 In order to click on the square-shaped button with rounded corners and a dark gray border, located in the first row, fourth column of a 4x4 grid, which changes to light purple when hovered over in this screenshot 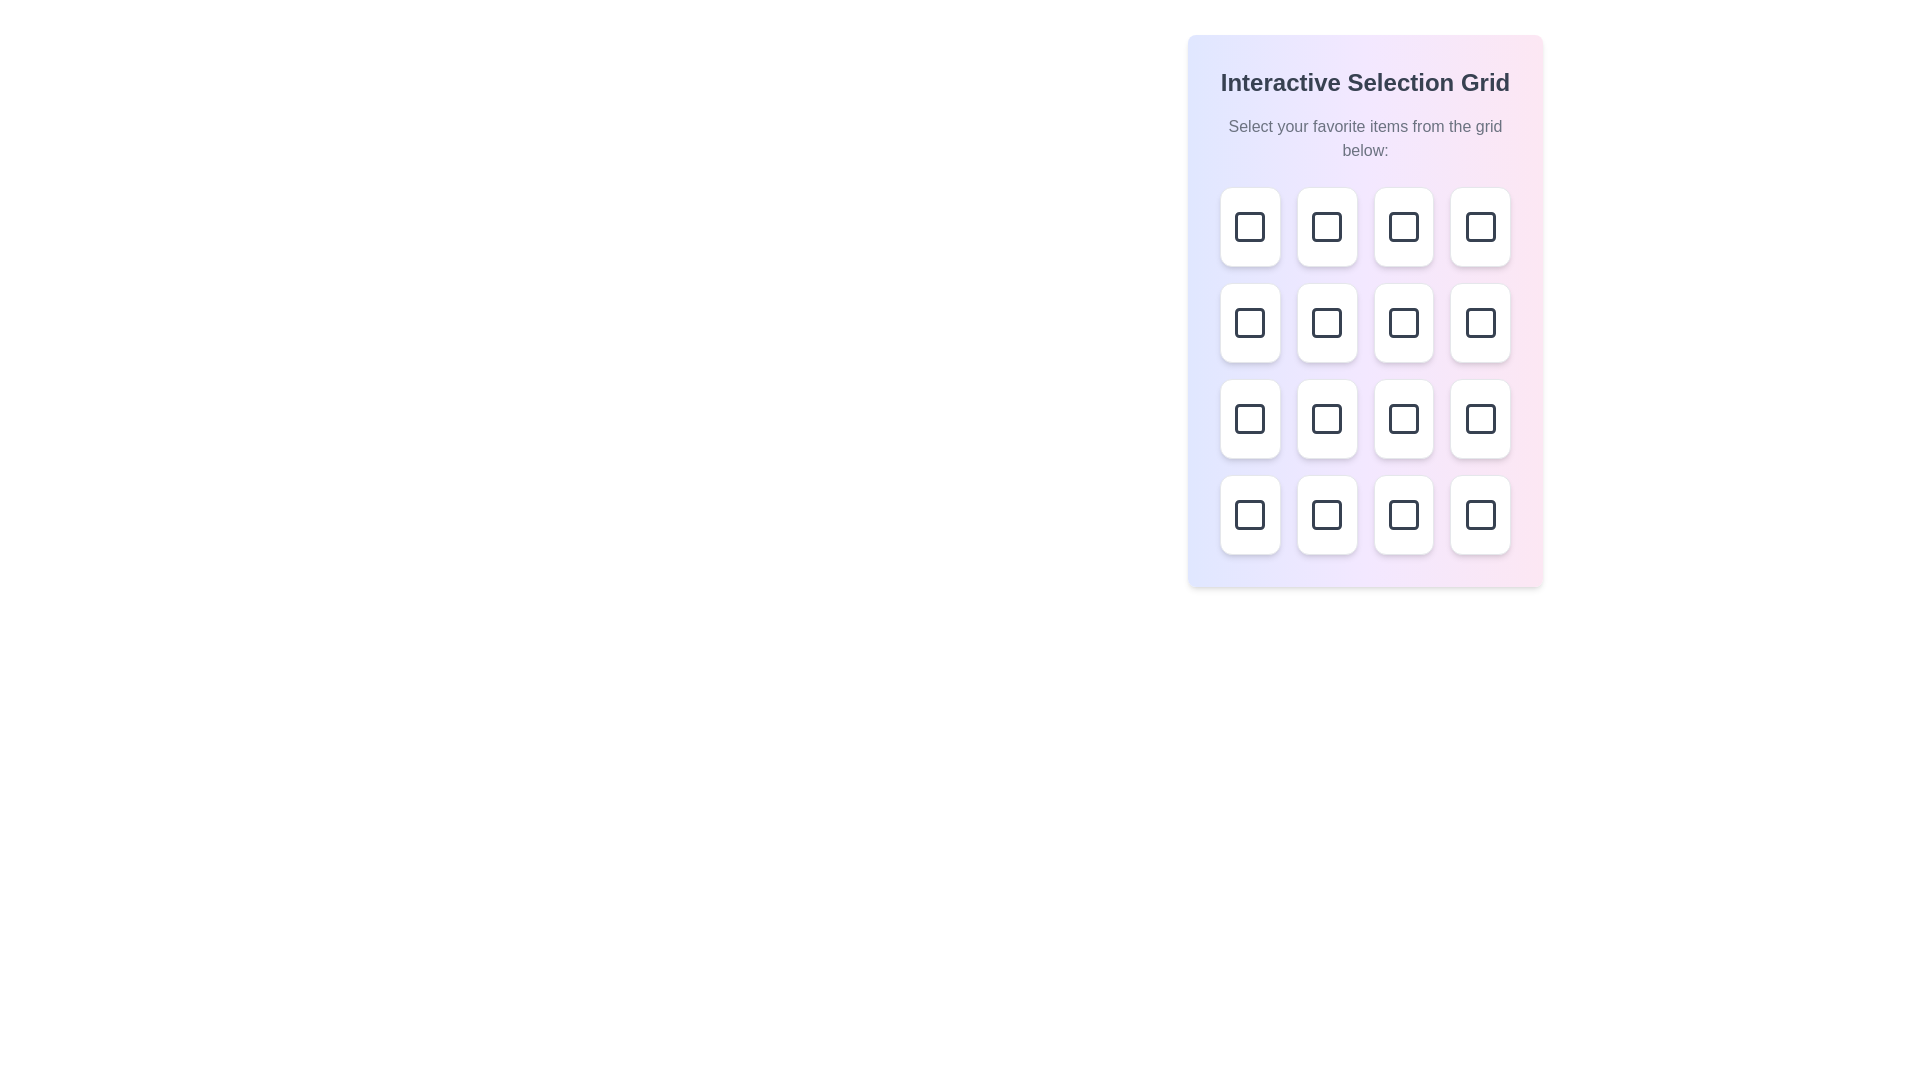, I will do `click(1480, 226)`.